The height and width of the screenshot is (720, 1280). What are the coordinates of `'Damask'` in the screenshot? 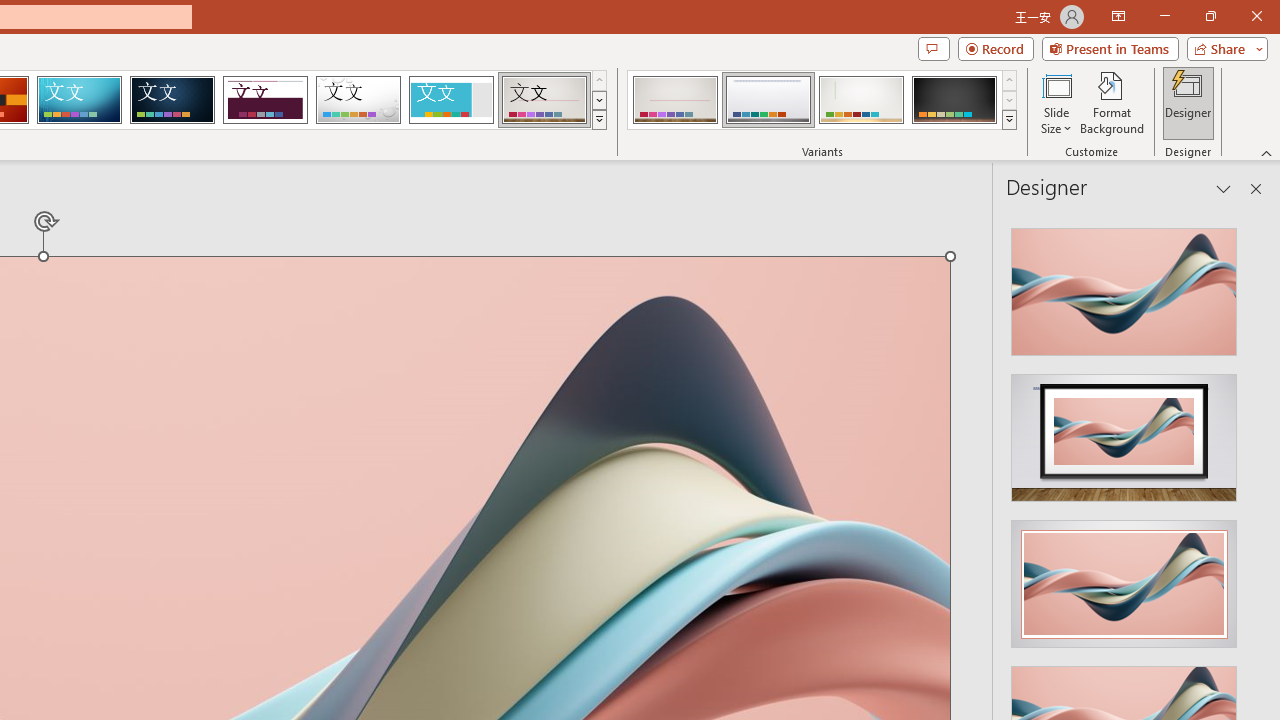 It's located at (172, 100).